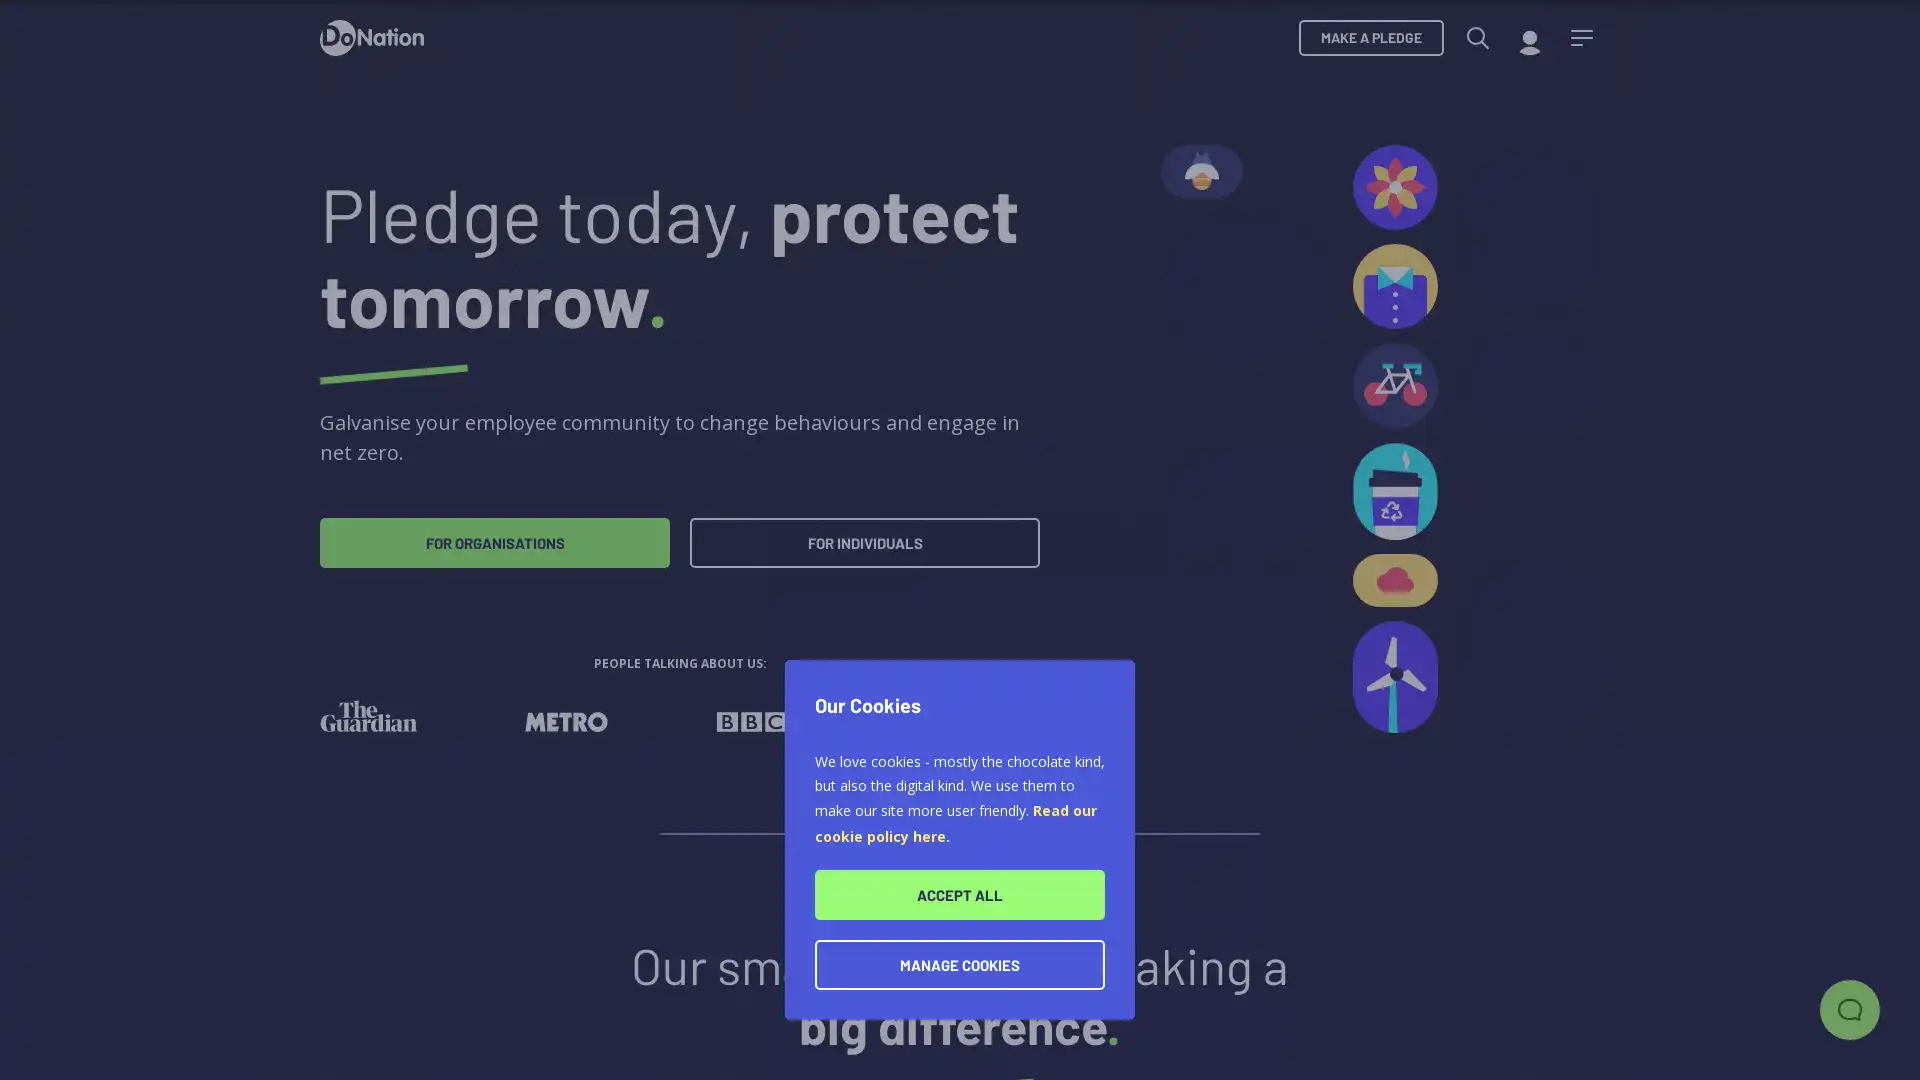  I want to click on ACCEPT ALL, so click(960, 893).